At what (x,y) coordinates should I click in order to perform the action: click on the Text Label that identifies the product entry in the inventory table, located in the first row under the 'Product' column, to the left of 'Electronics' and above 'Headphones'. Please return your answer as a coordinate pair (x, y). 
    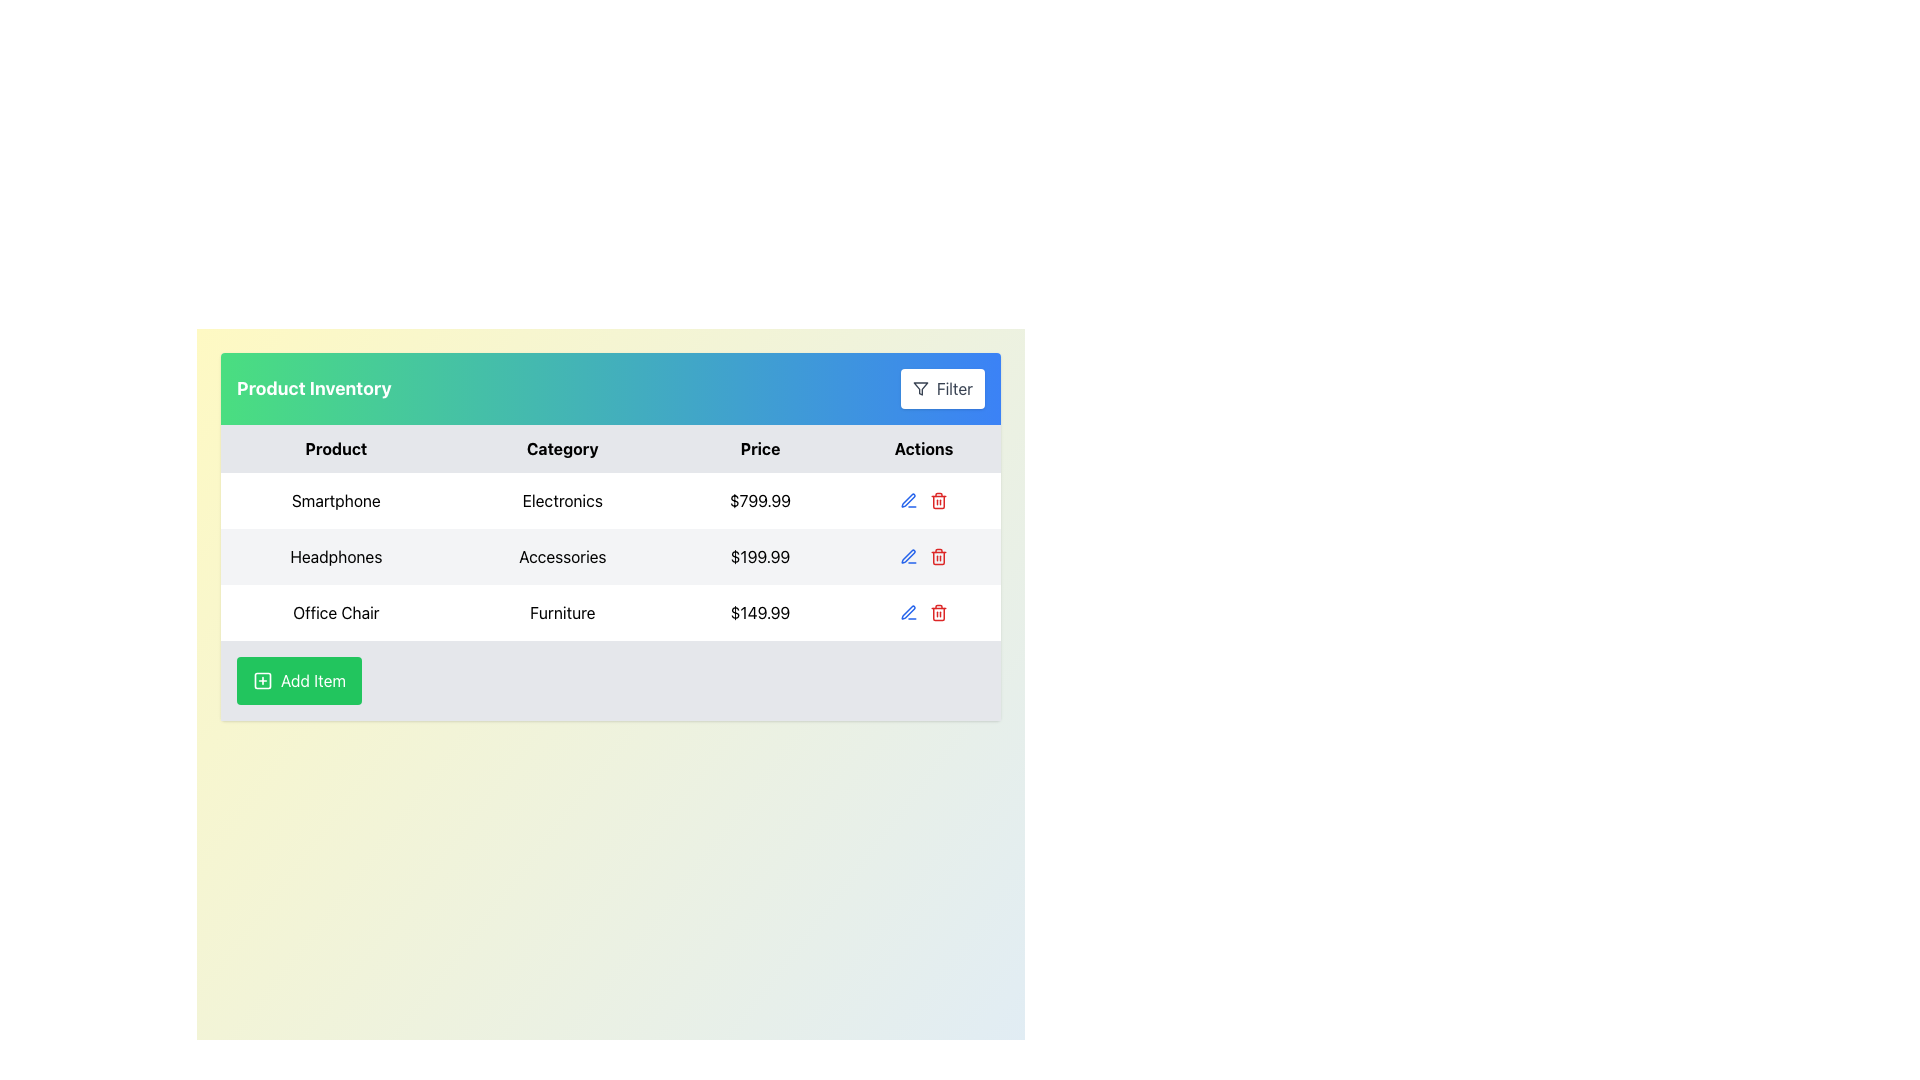
    Looking at the image, I should click on (336, 500).